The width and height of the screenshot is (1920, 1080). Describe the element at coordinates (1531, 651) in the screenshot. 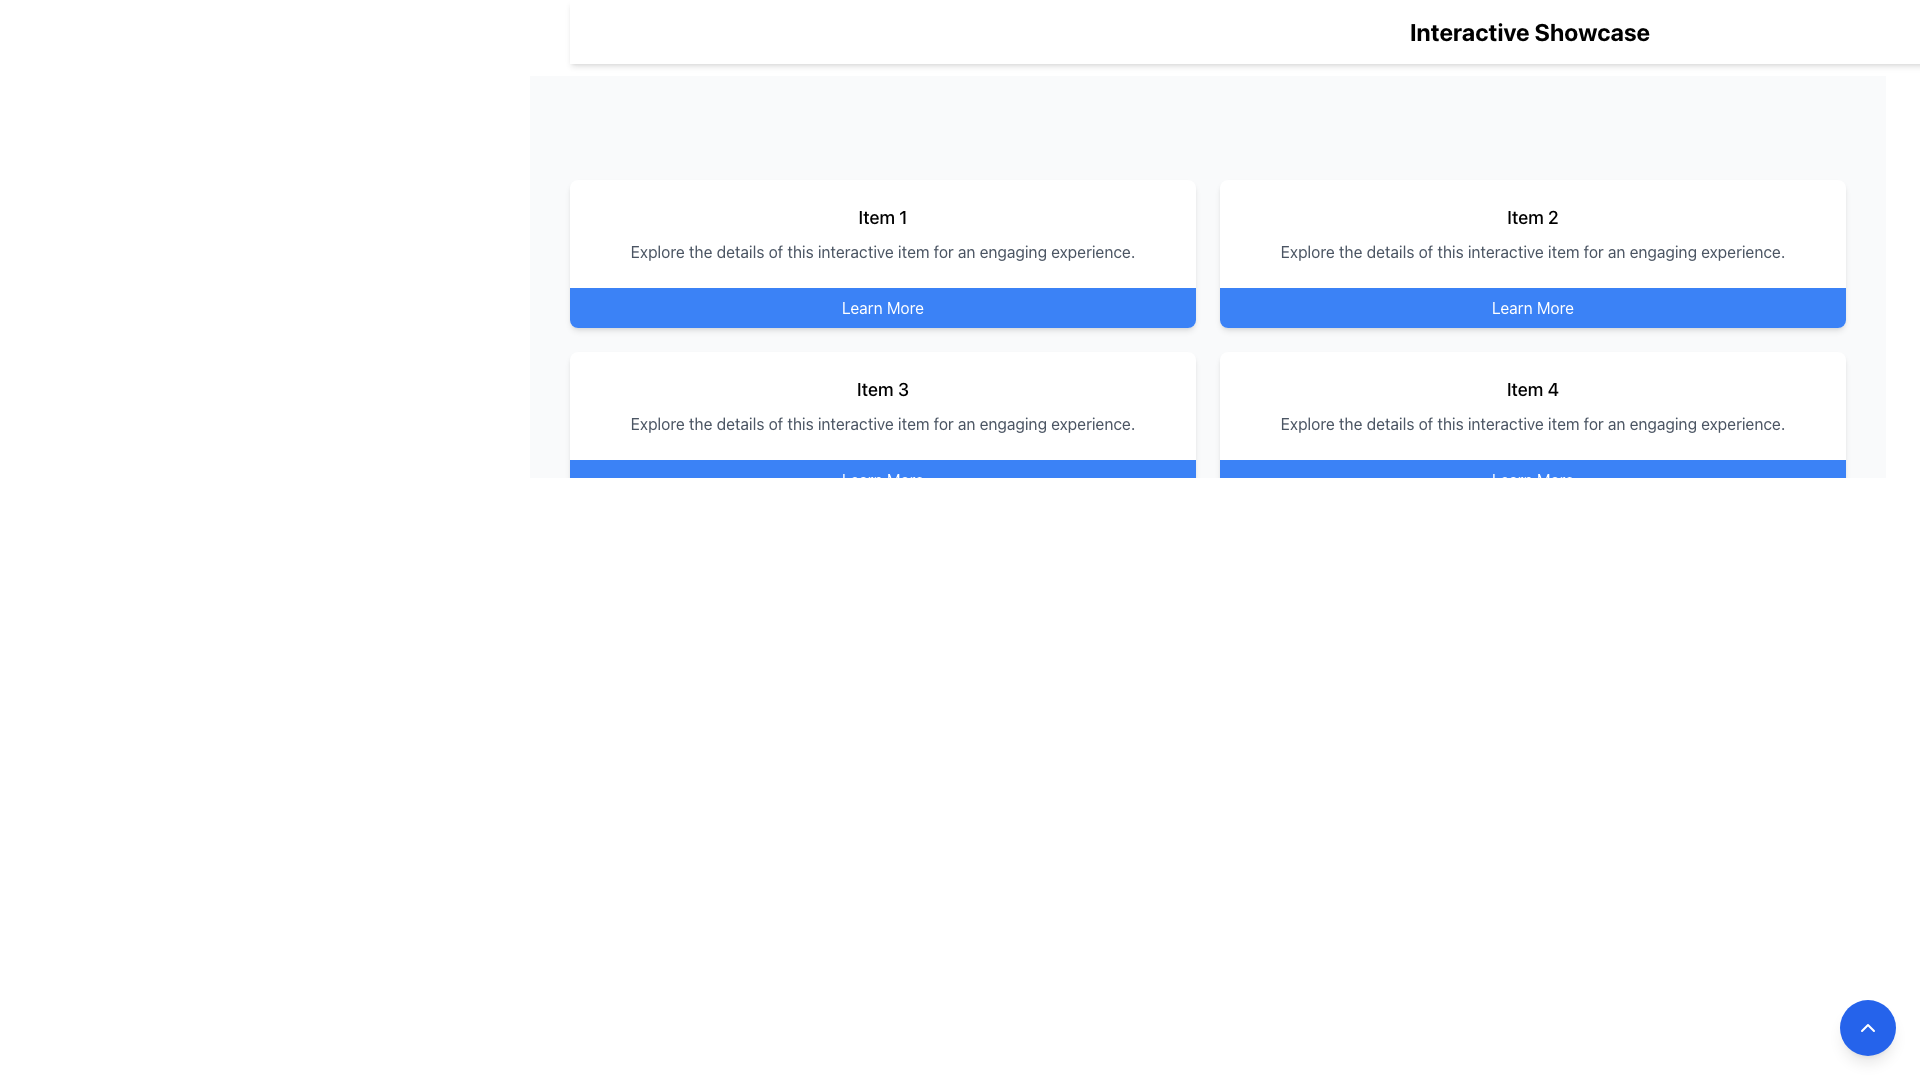

I see `the button located in the second row and second column of the grid layout to change its background color` at that location.